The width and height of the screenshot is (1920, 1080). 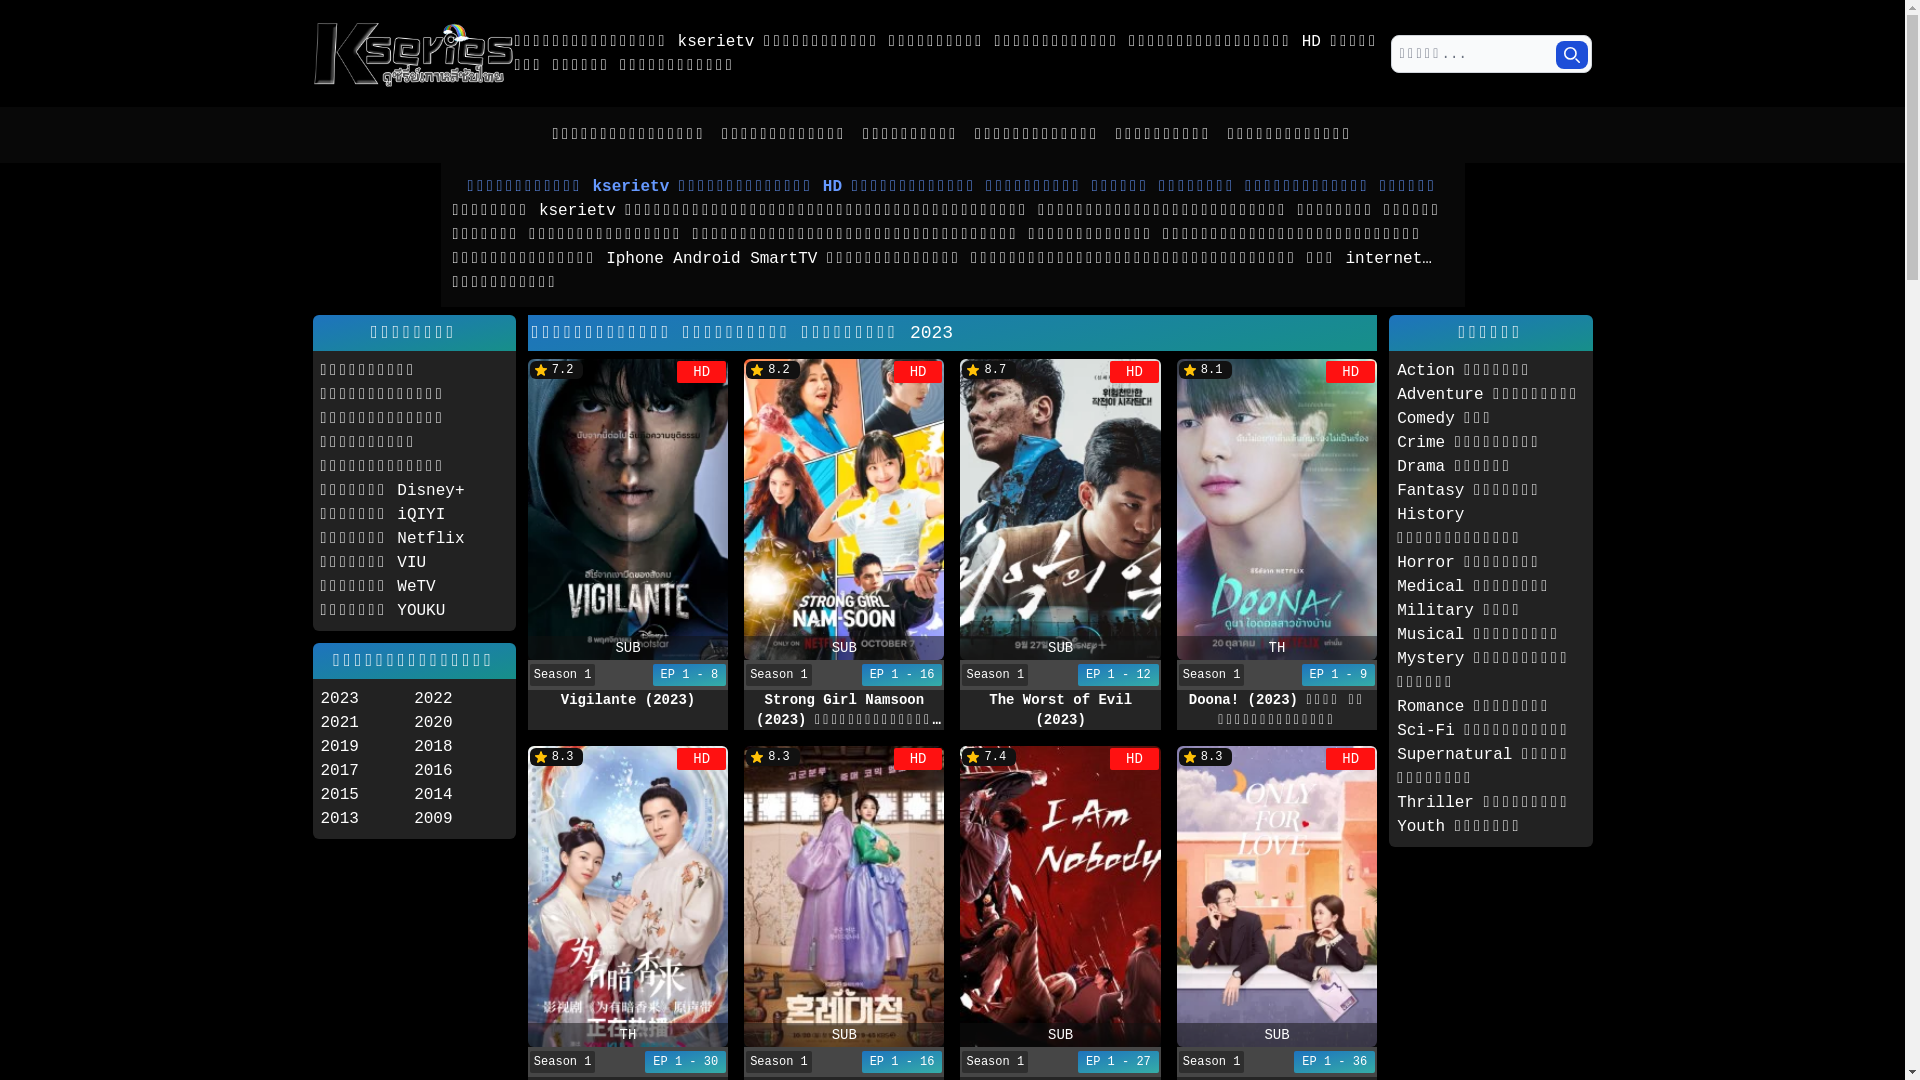 What do you see at coordinates (320, 770) in the screenshot?
I see `'2017'` at bounding box center [320, 770].